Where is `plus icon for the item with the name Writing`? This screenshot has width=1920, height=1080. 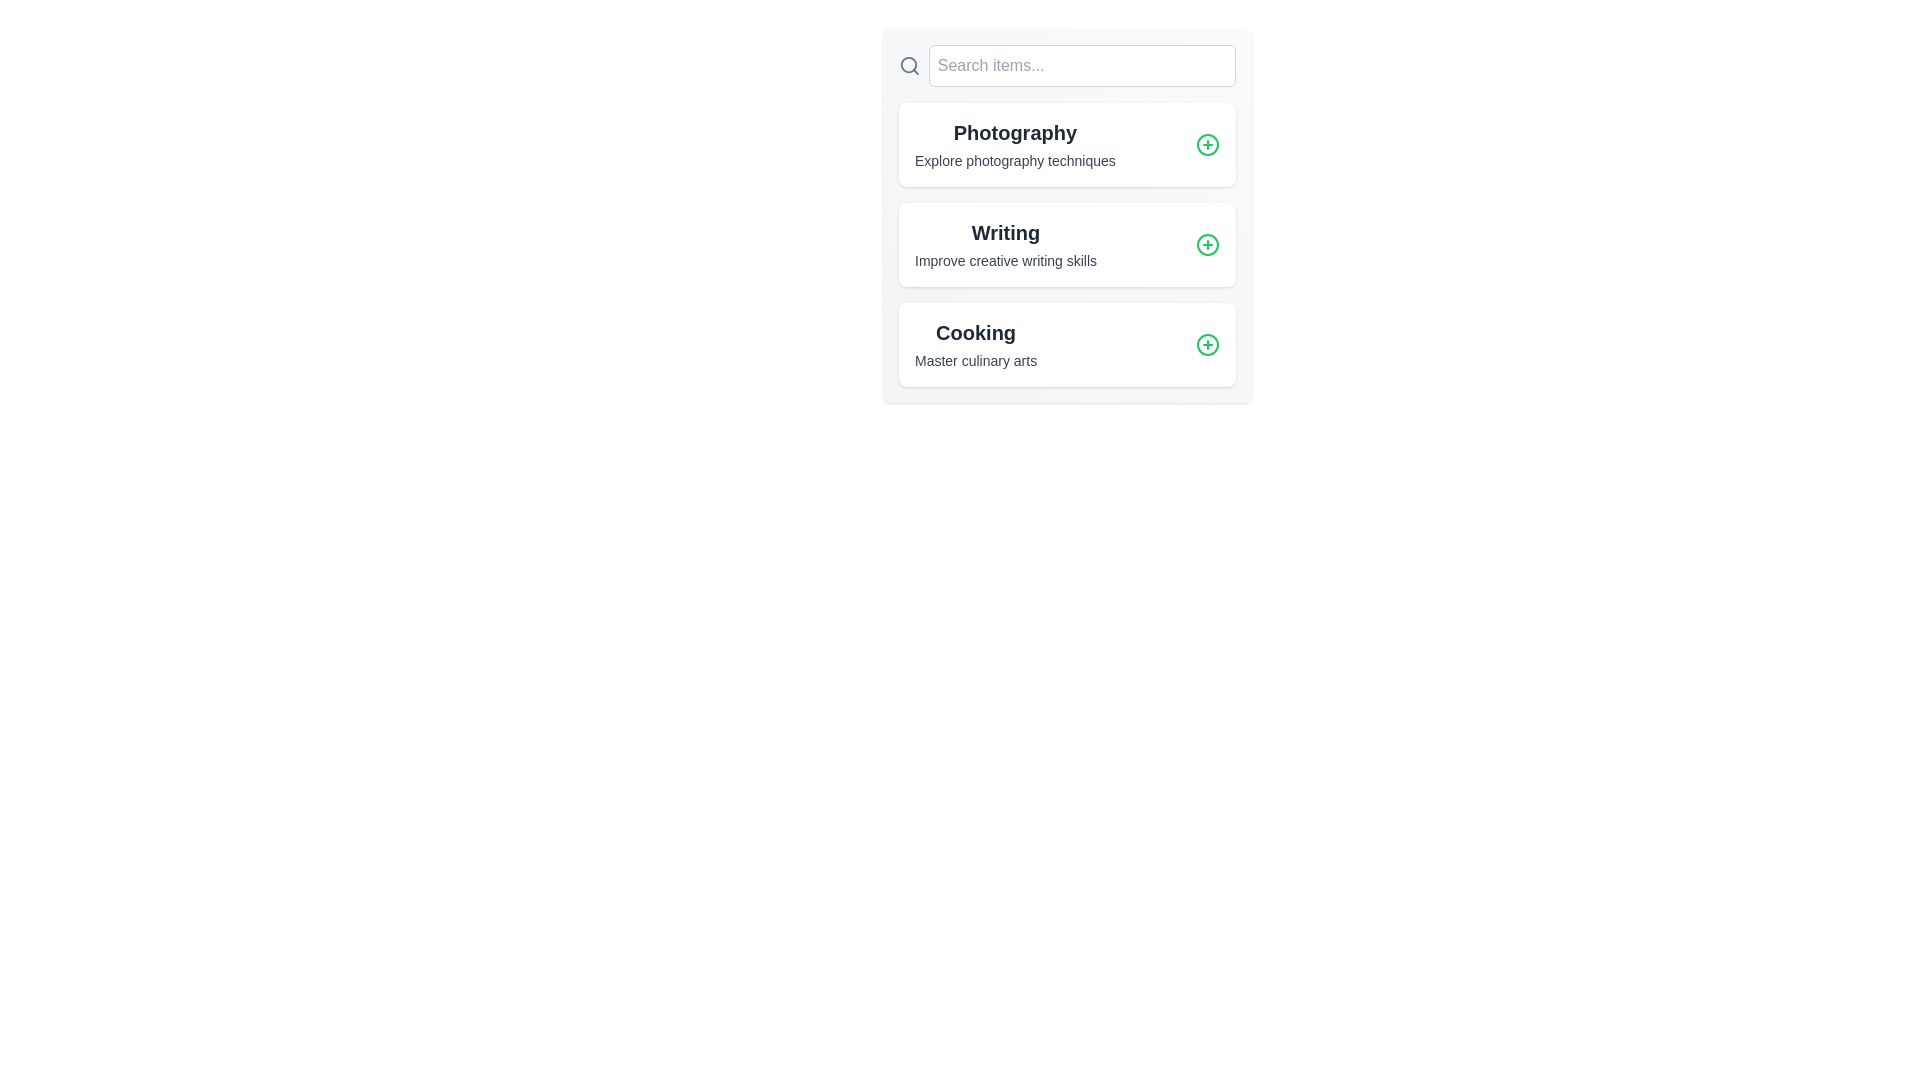 plus icon for the item with the name Writing is located at coordinates (1207, 244).